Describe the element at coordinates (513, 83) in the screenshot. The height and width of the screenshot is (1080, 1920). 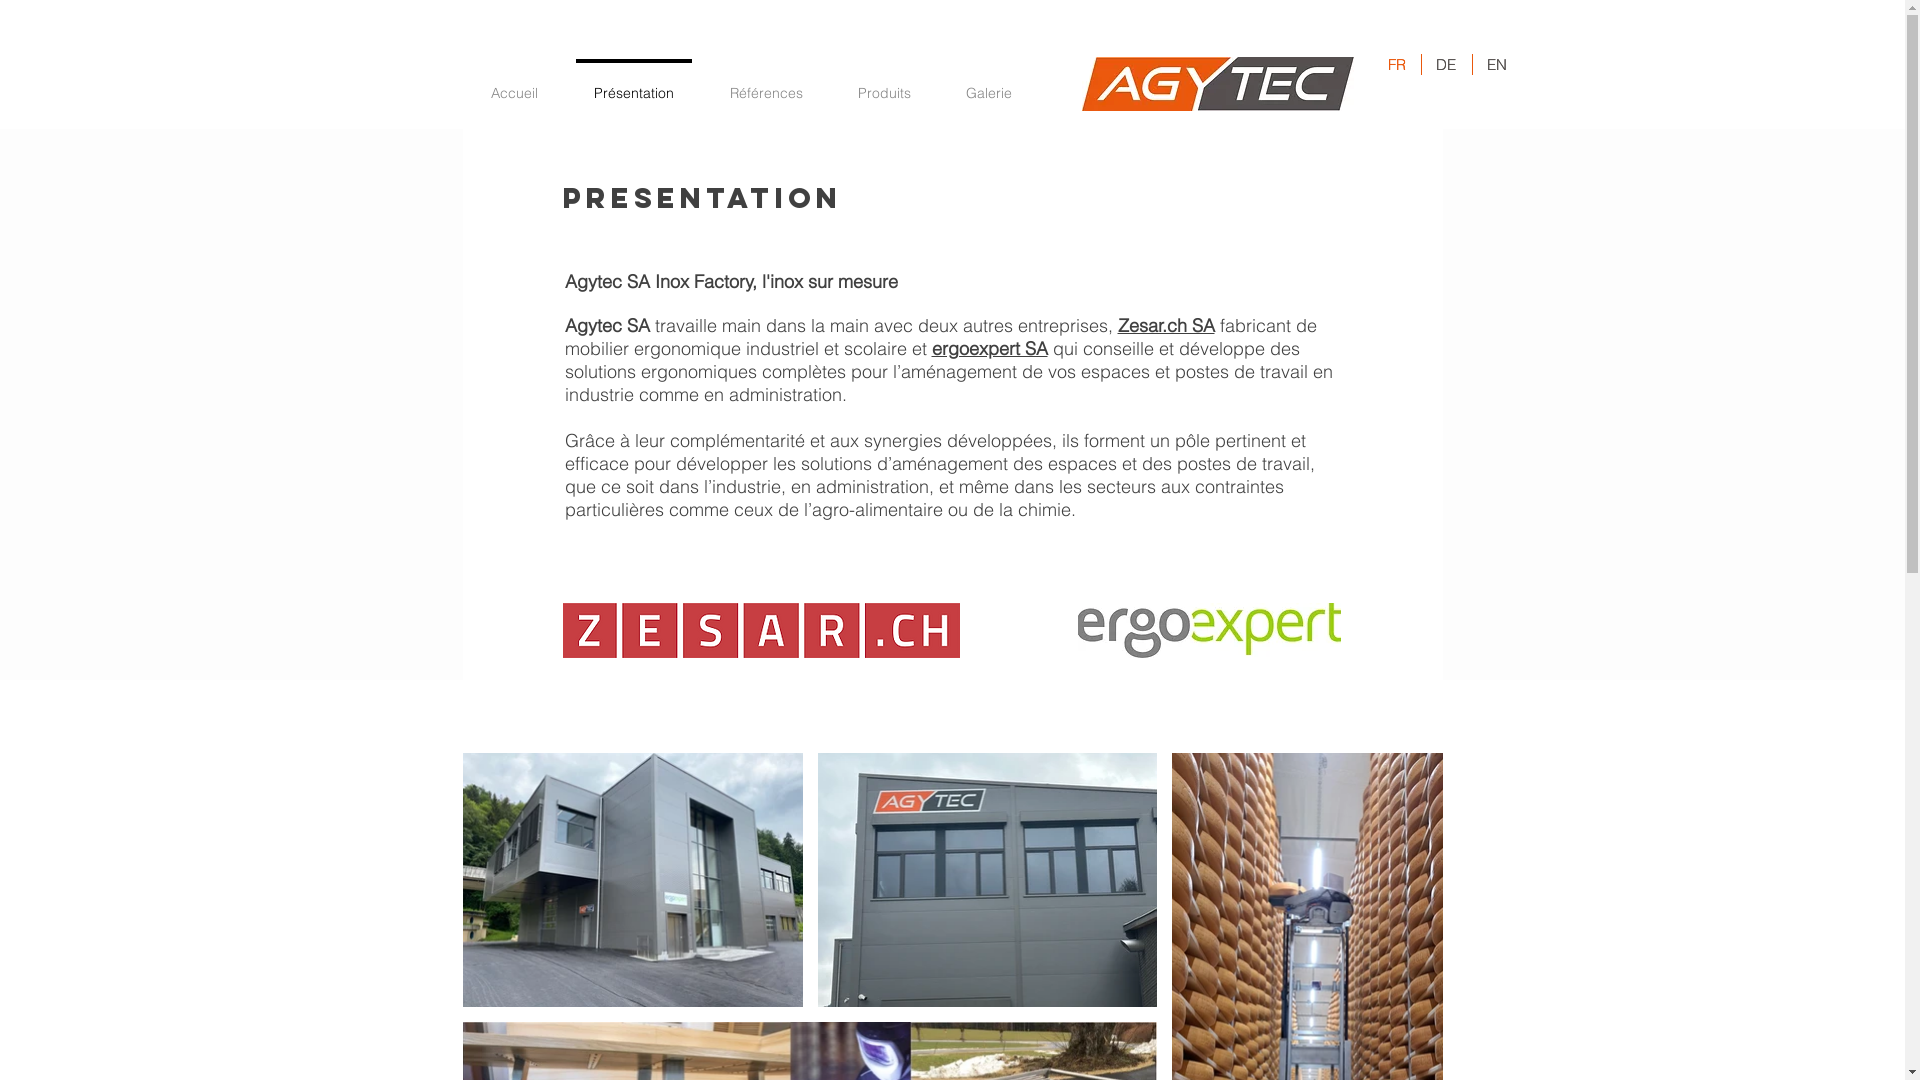
I see `'Accueil'` at that location.